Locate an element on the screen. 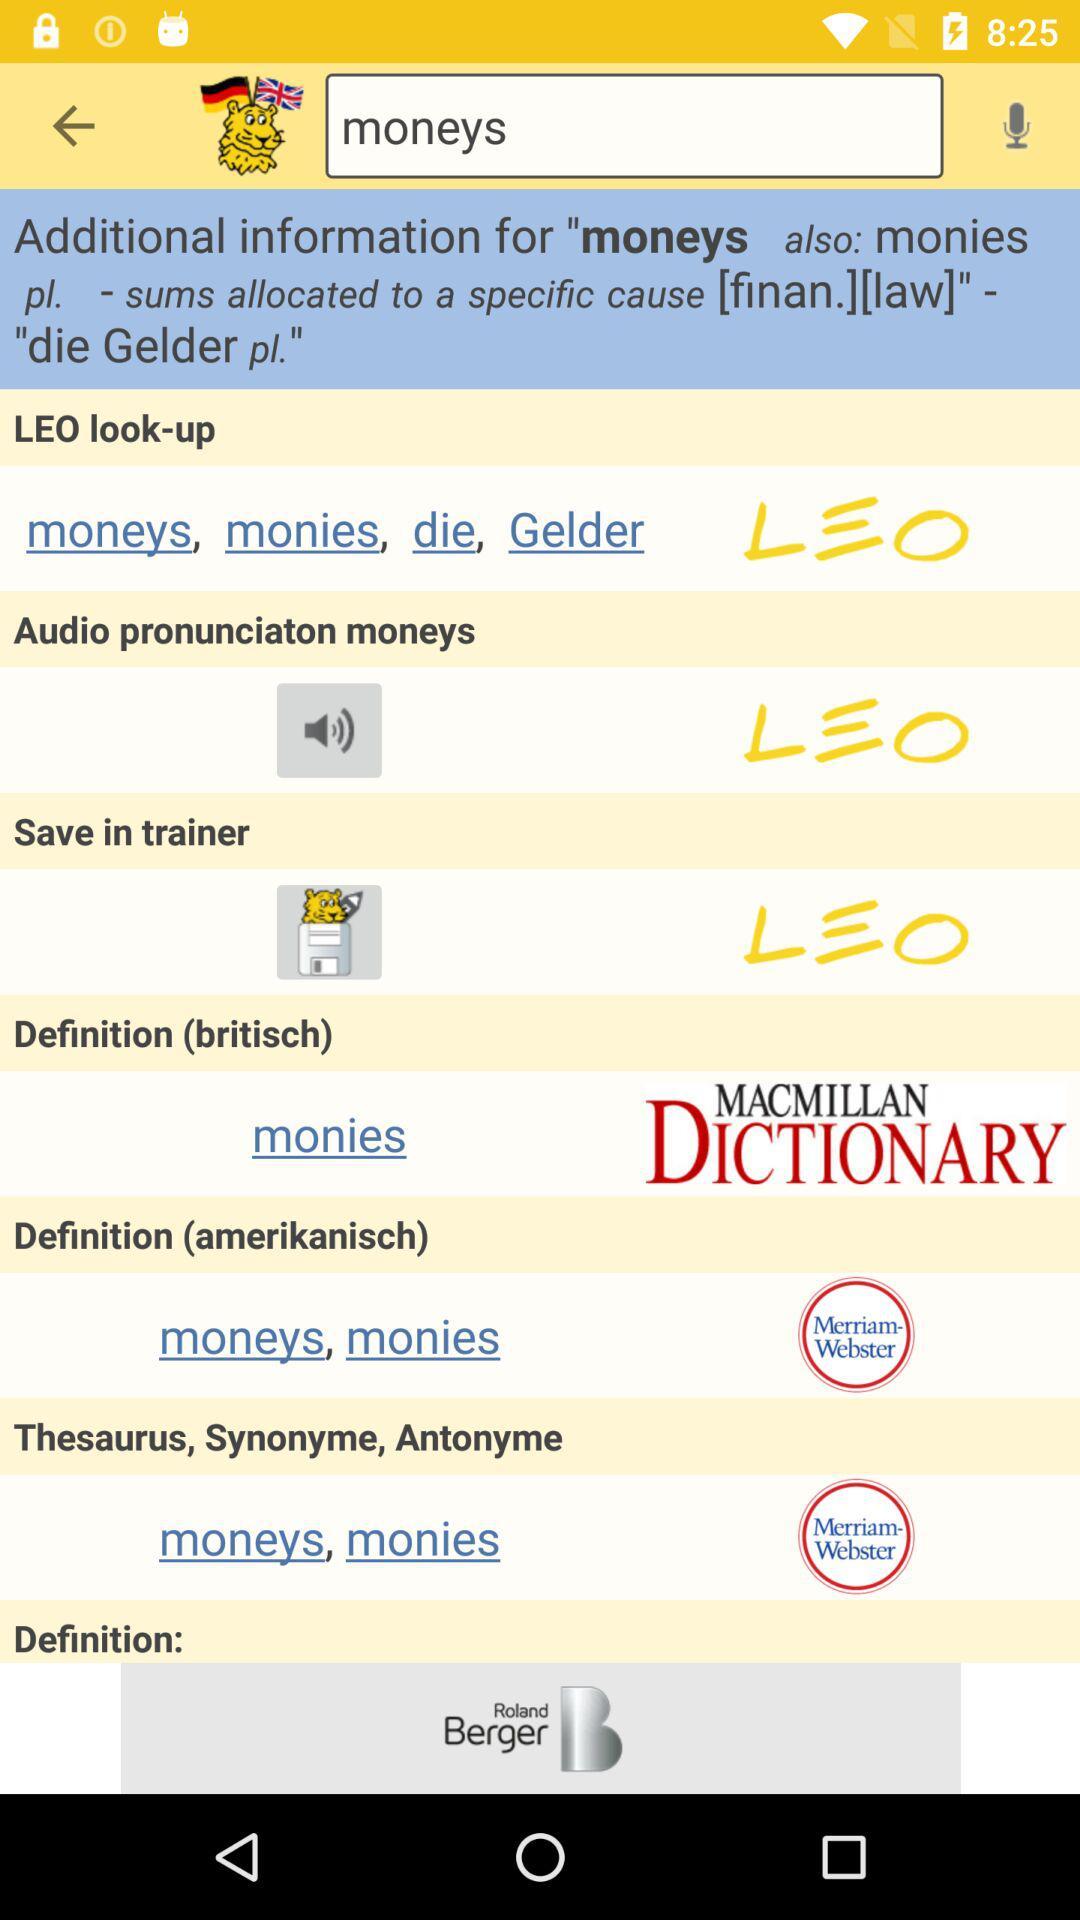  leo optioni is located at coordinates (855, 931).